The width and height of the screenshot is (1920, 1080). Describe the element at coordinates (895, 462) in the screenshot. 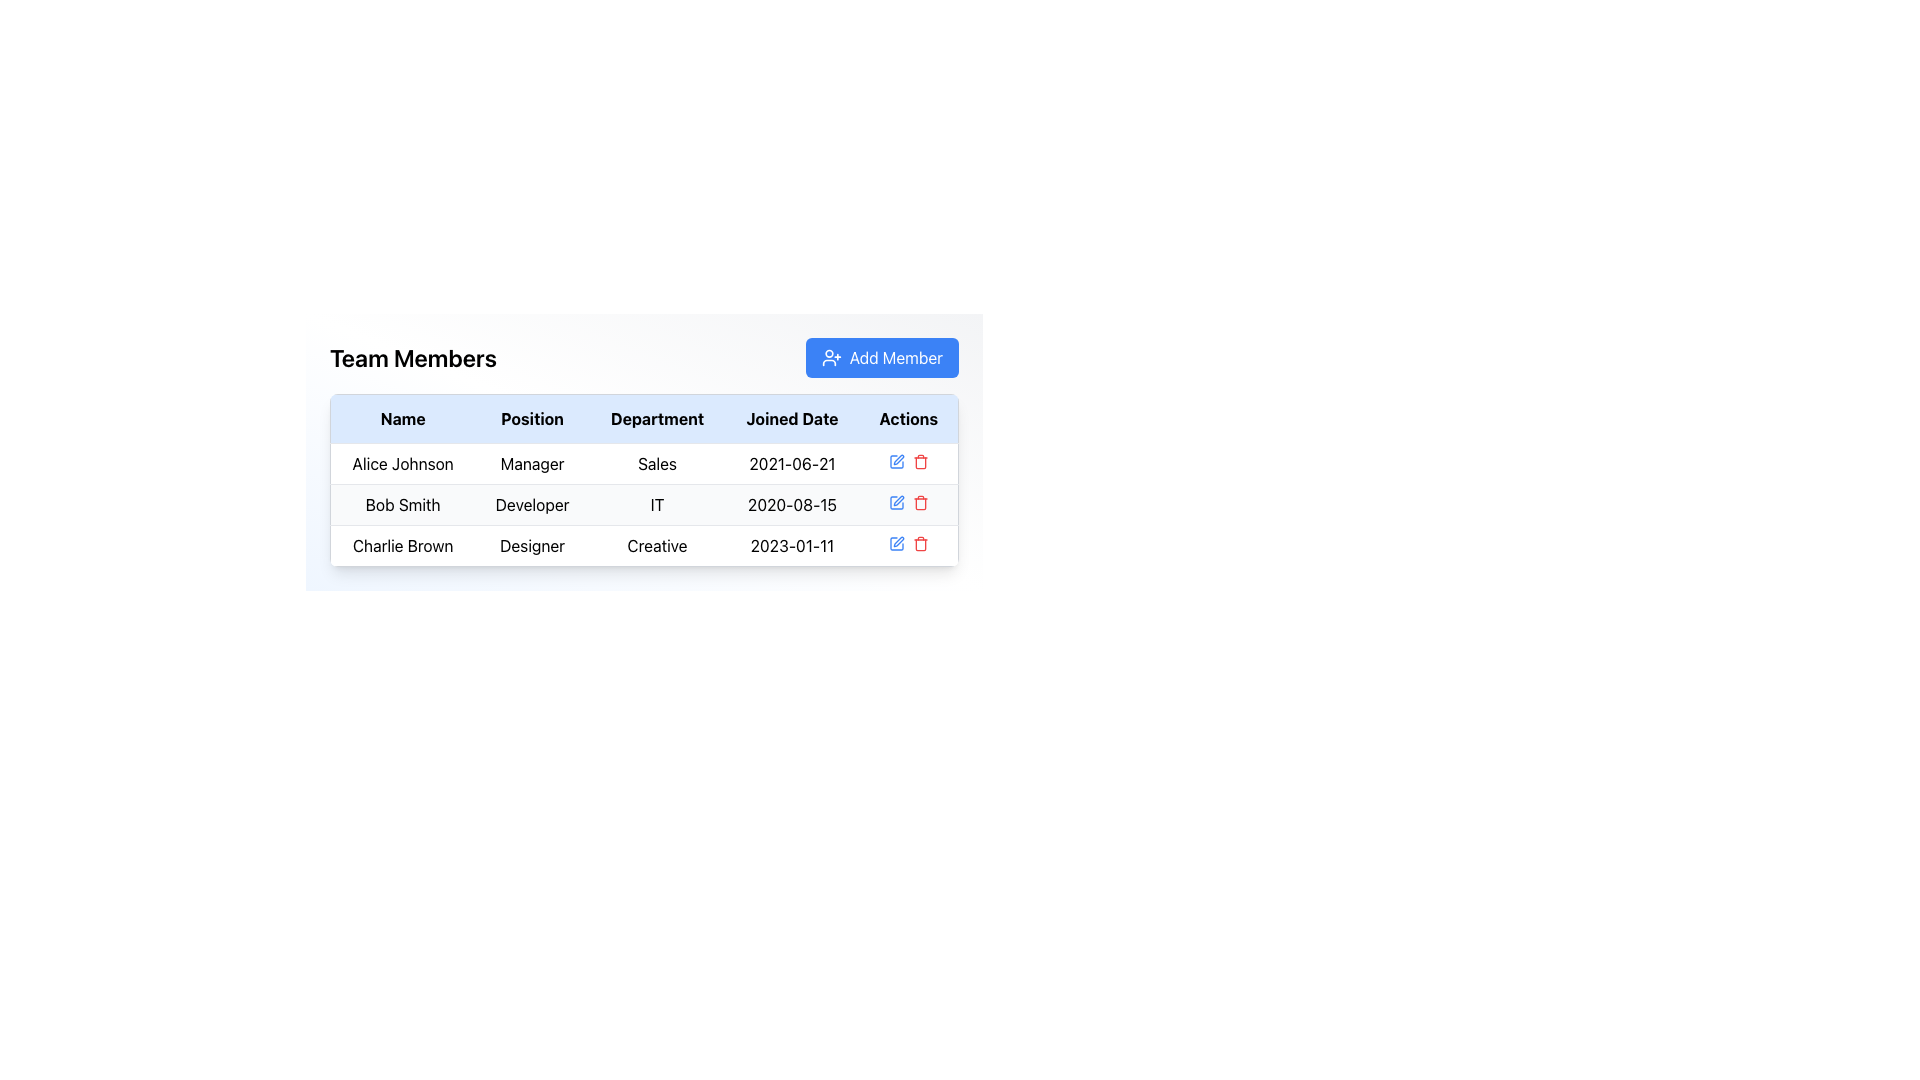

I see `the editing icon in the 'Actions' column of the table corresponding to 'Bob Smith.'` at that location.